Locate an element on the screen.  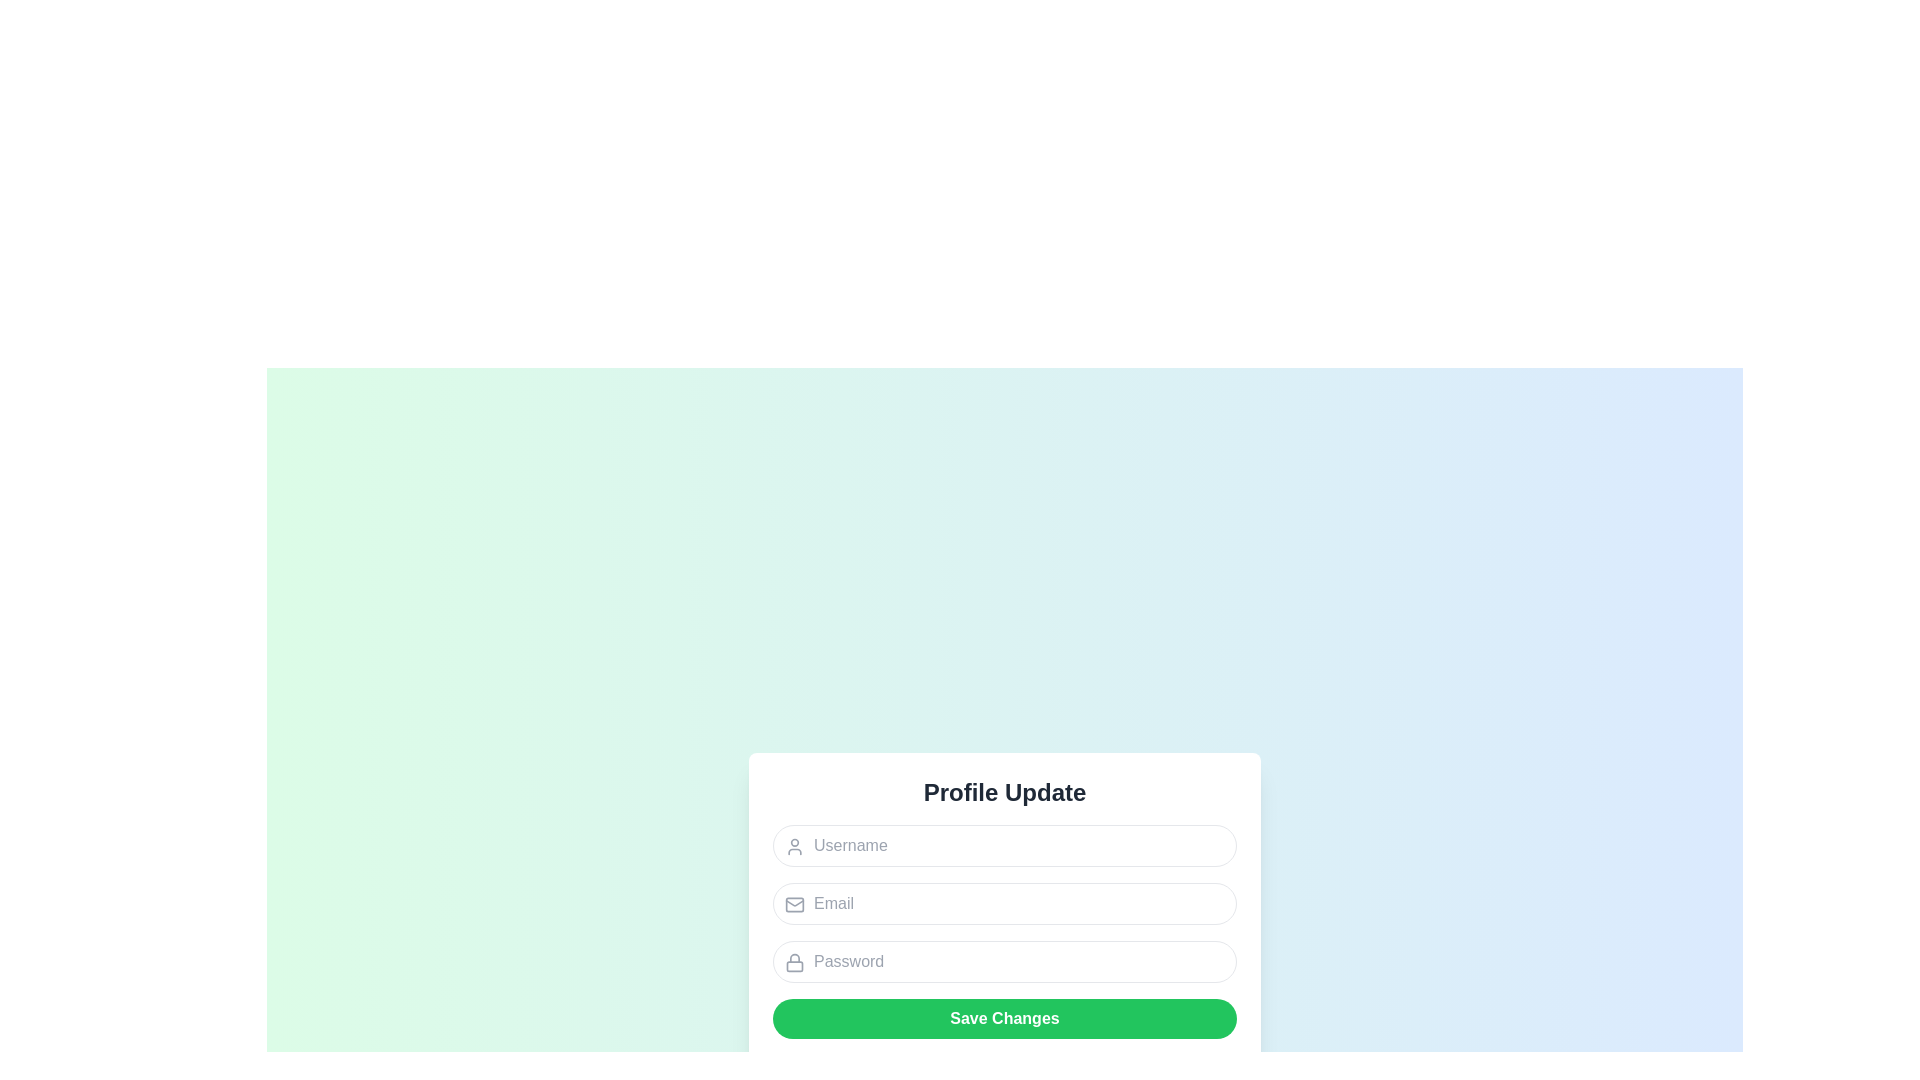
the user icon graphic, which is a small circular head and shoulder outline styled in light gray, located to the left of the 'Username' input field is located at coordinates (794, 847).